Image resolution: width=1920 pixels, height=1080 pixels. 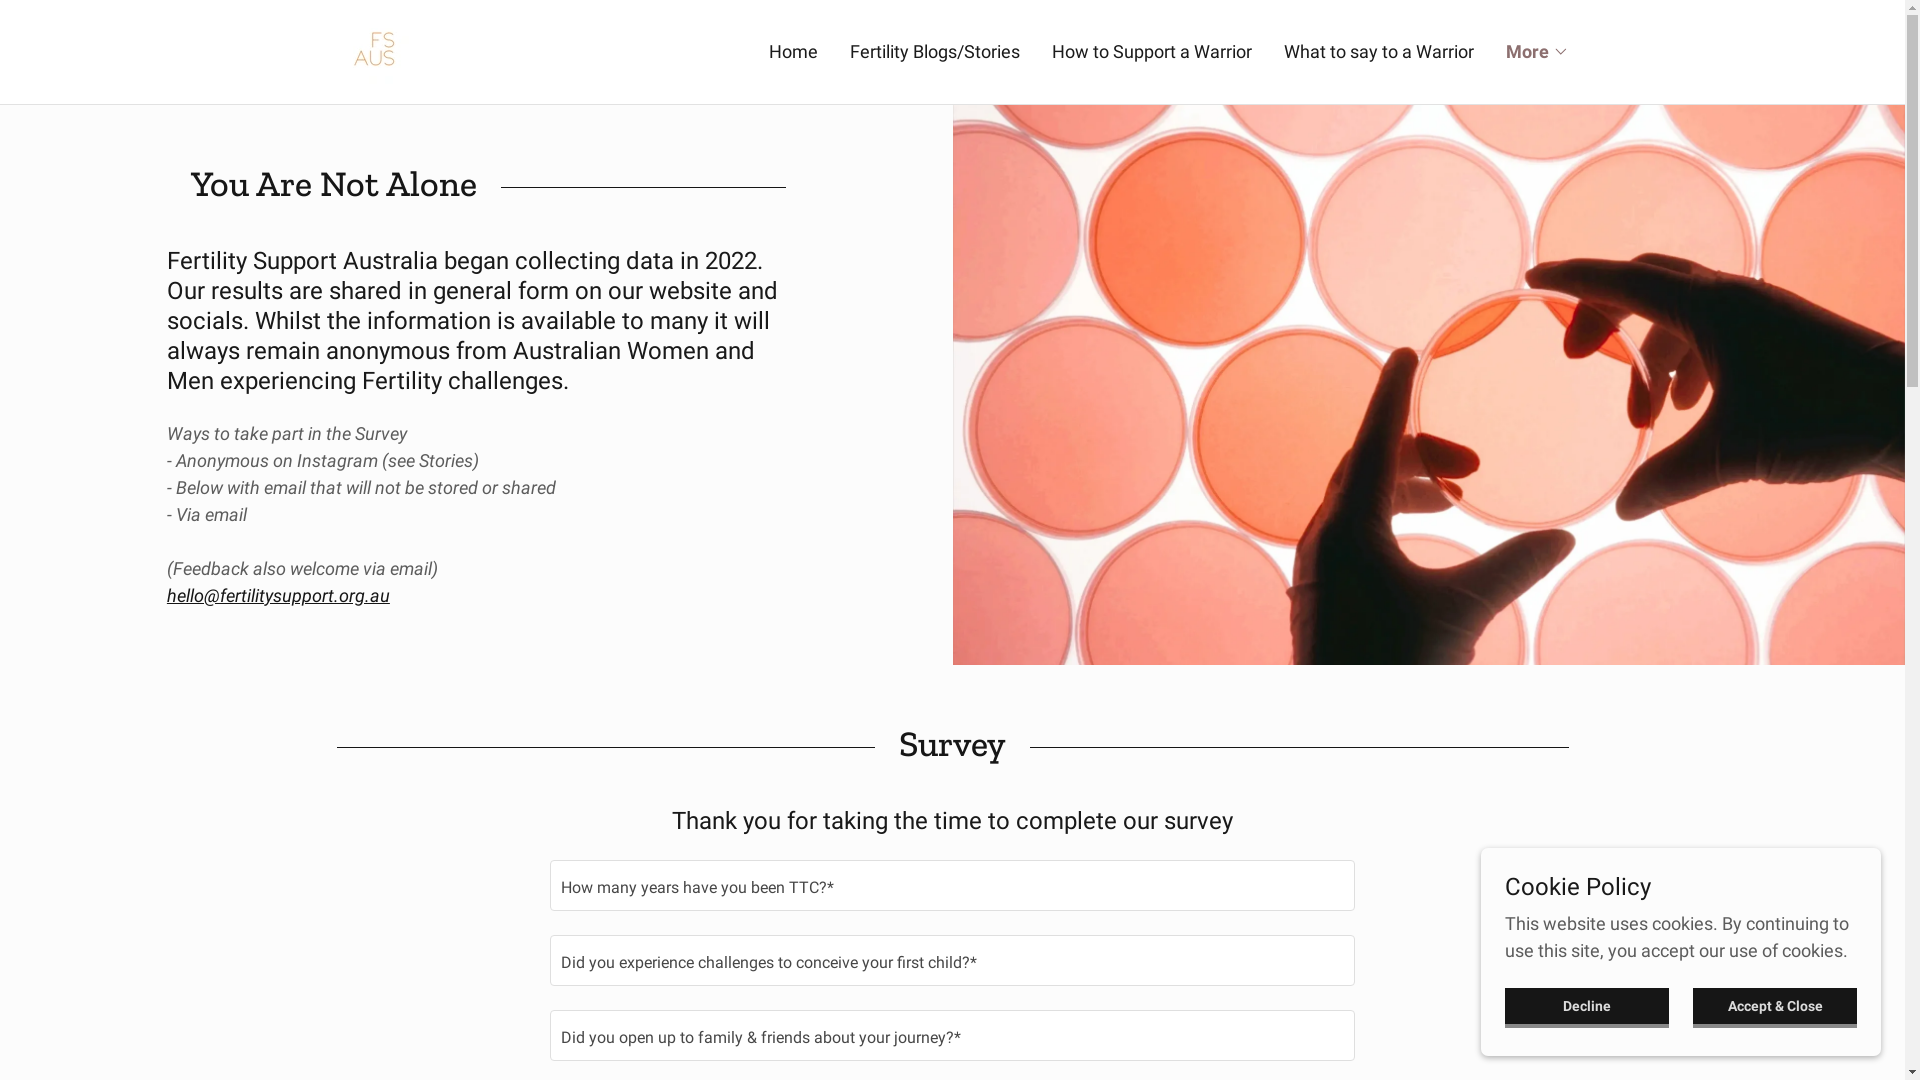 What do you see at coordinates (844, 50) in the screenshot?
I see `'Fertility Blogs/Stories'` at bounding box center [844, 50].